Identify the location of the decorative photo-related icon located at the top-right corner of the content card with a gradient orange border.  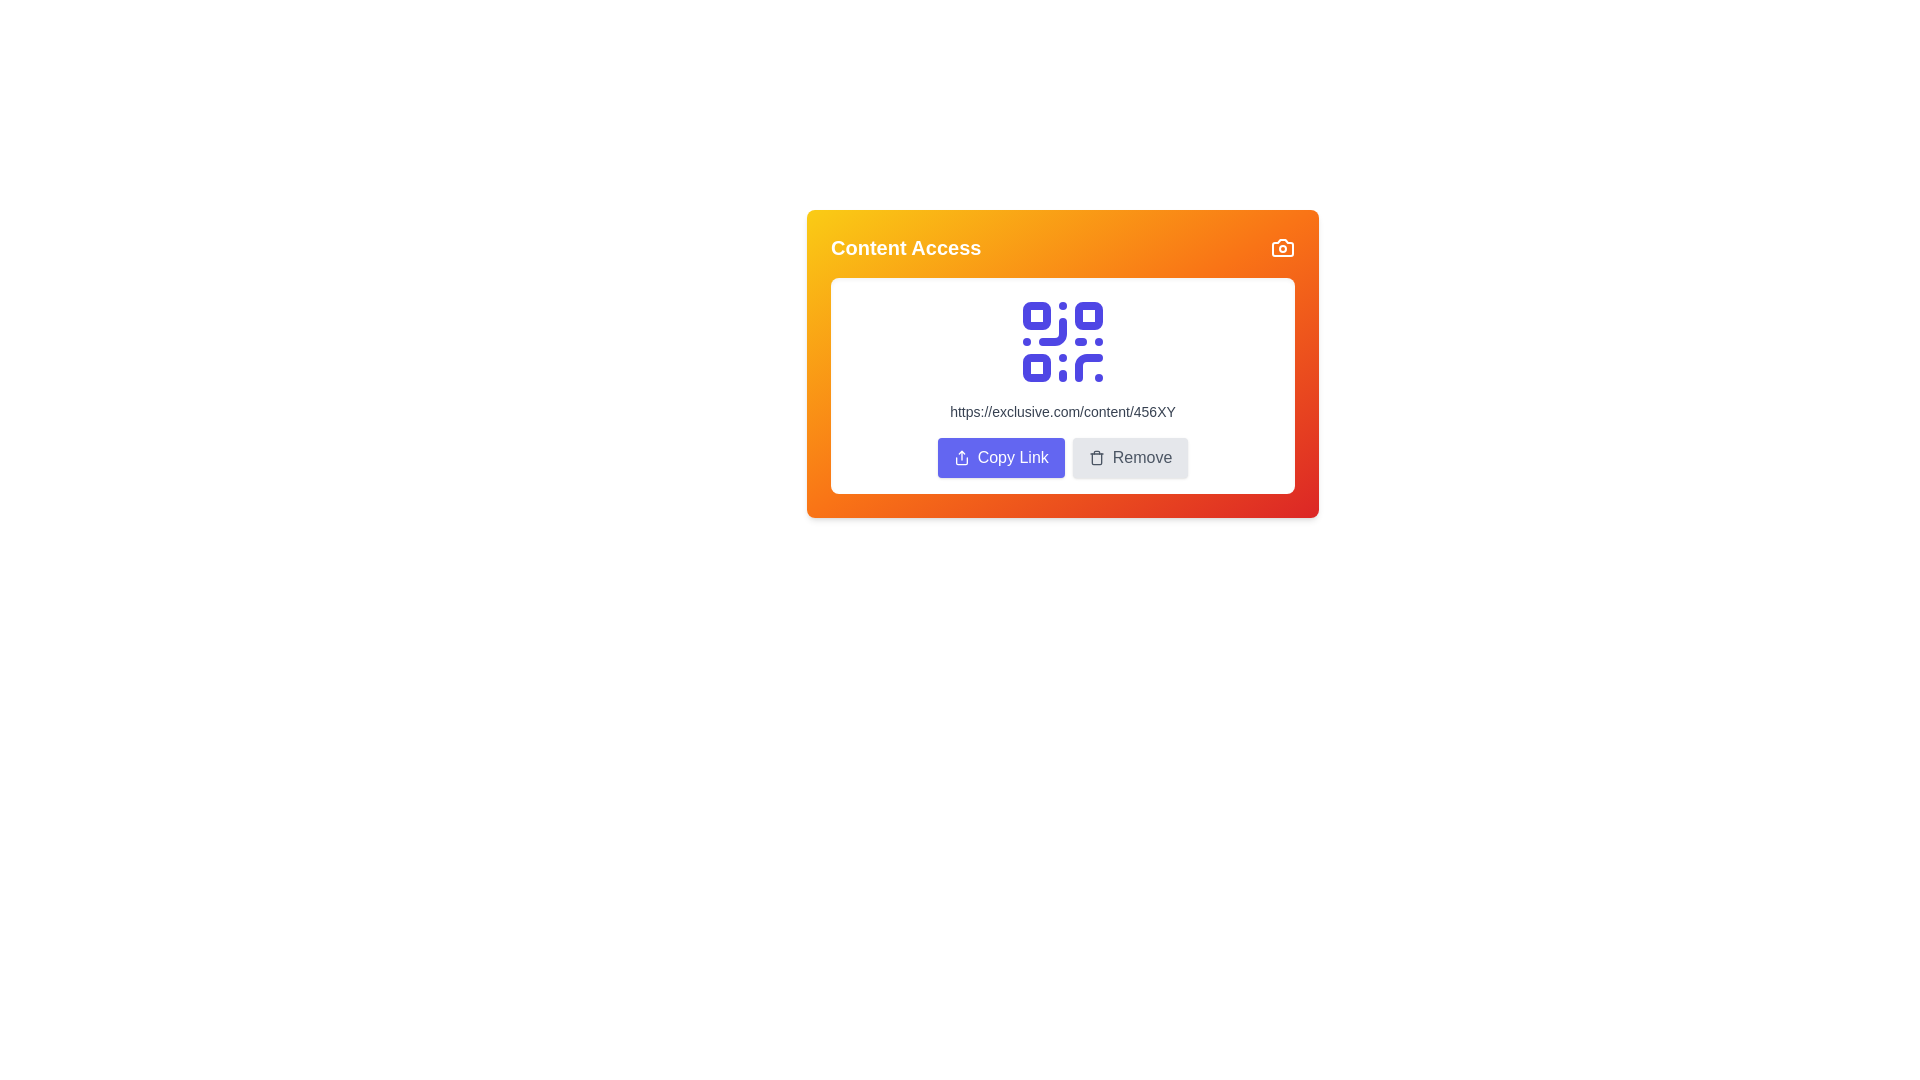
(1282, 246).